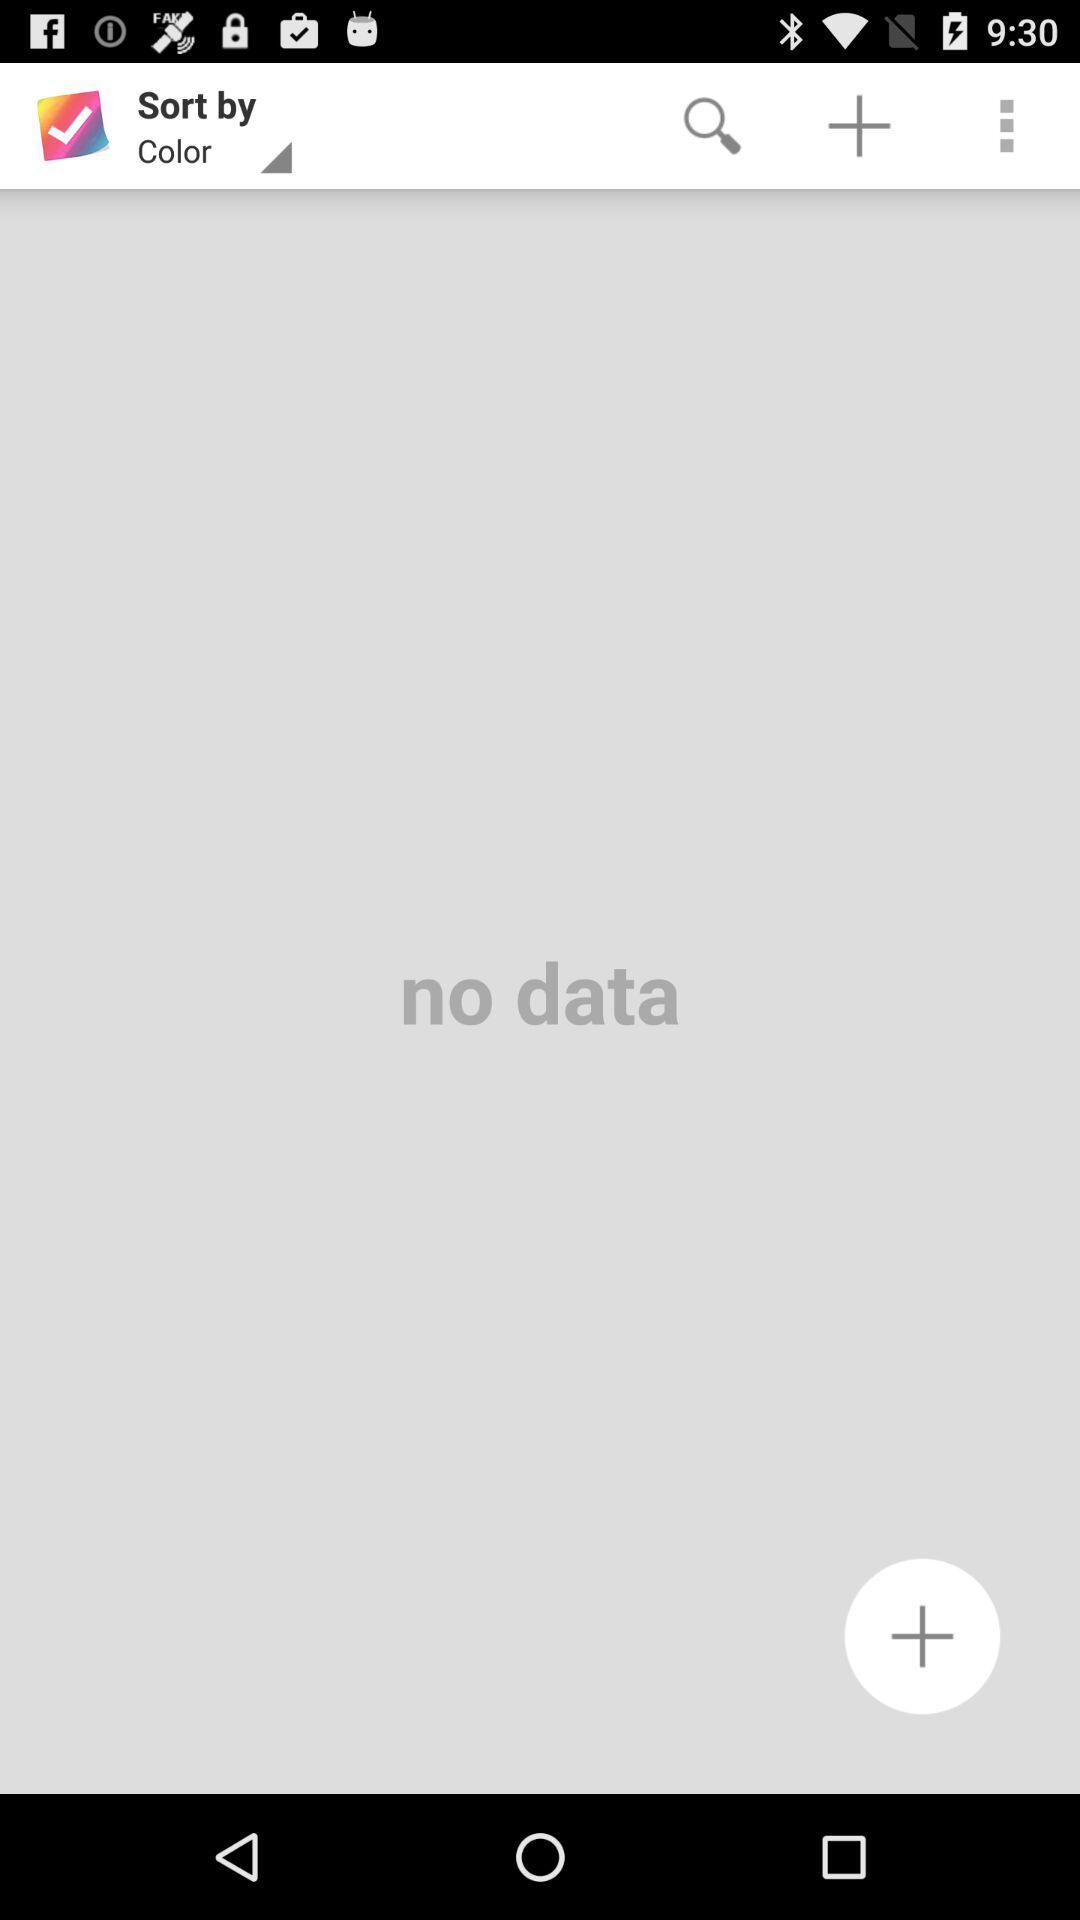  Describe the element at coordinates (922, 1636) in the screenshot. I see `a page` at that location.